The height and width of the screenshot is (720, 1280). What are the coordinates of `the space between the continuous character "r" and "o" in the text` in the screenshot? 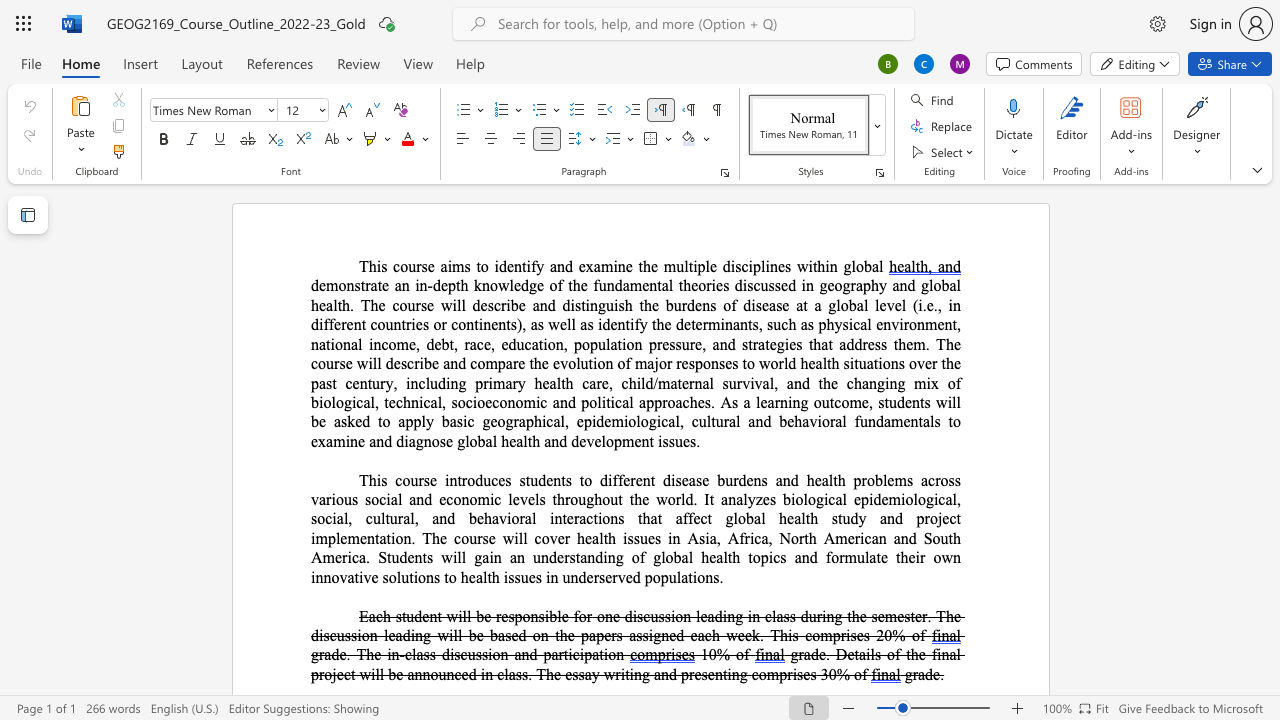 It's located at (668, 402).